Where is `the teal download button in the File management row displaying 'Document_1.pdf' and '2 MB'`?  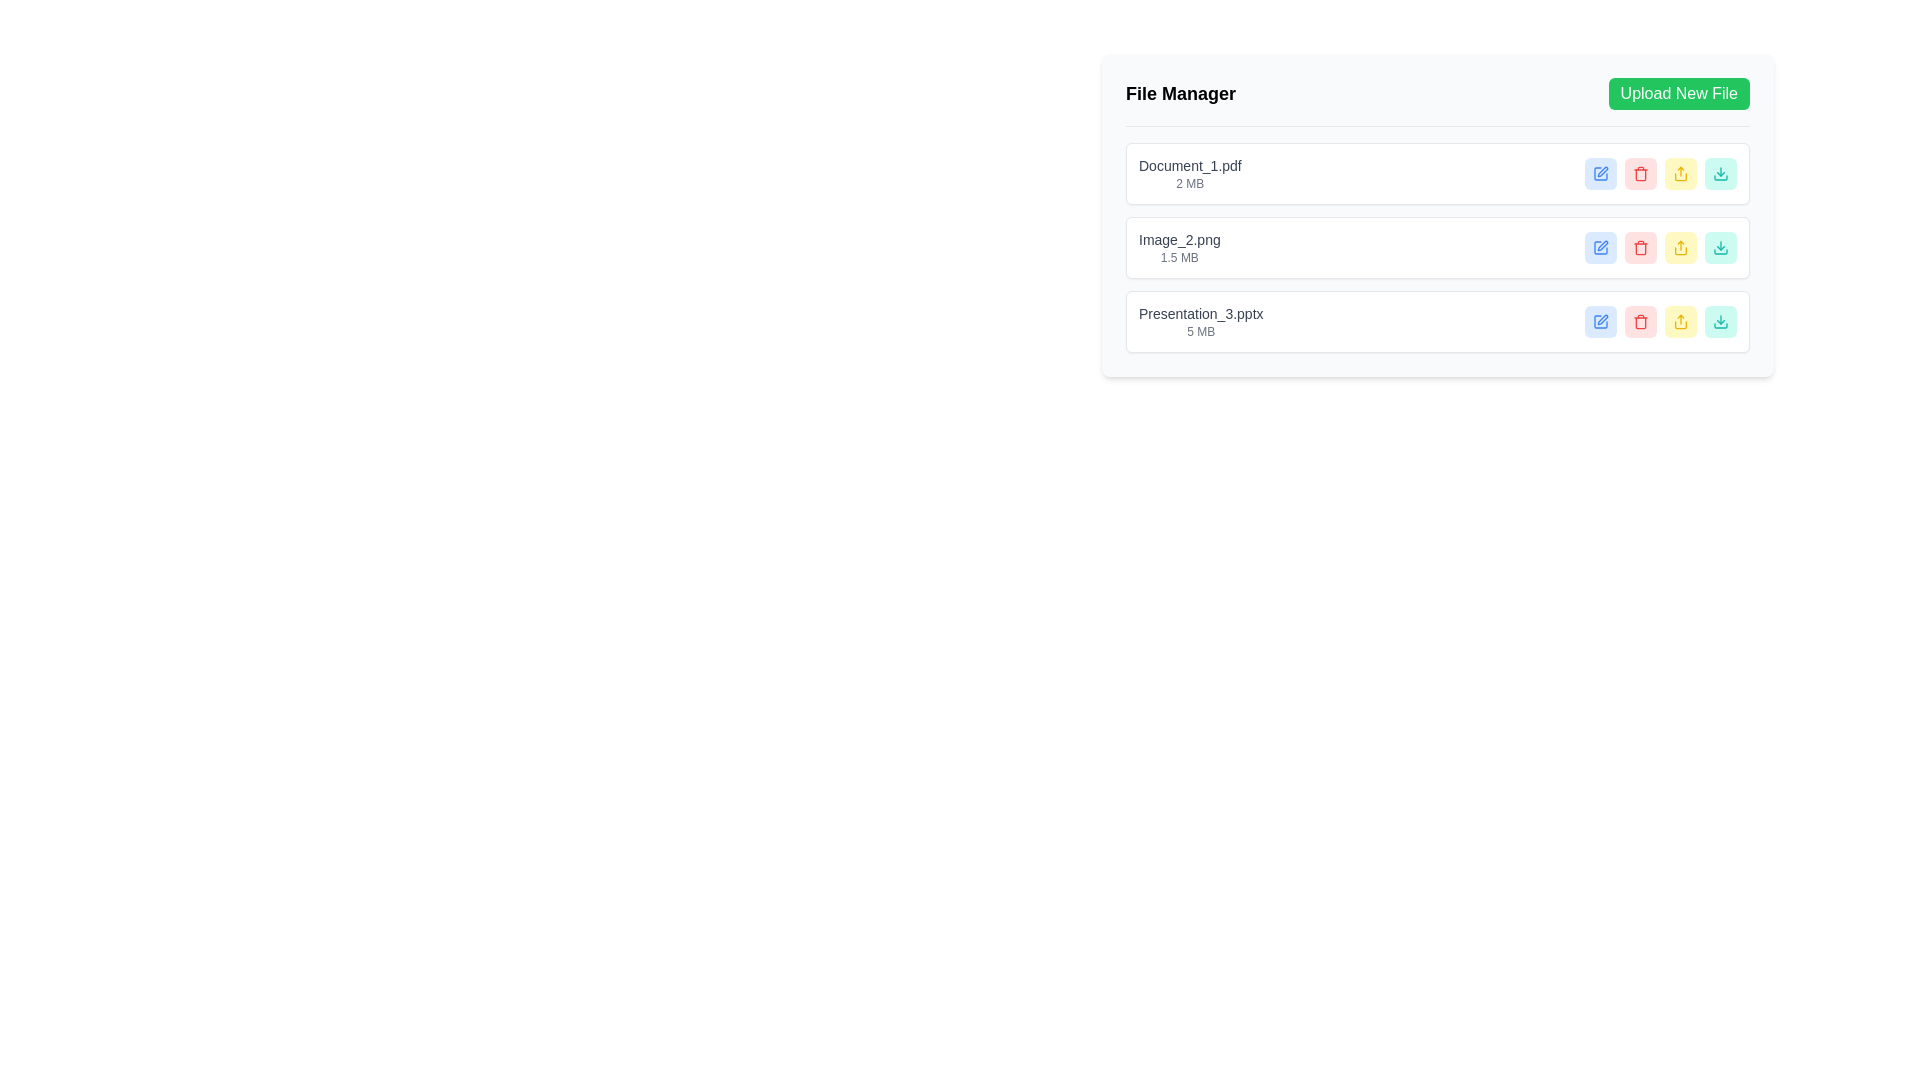 the teal download button in the File management row displaying 'Document_1.pdf' and '2 MB' is located at coordinates (1437, 172).